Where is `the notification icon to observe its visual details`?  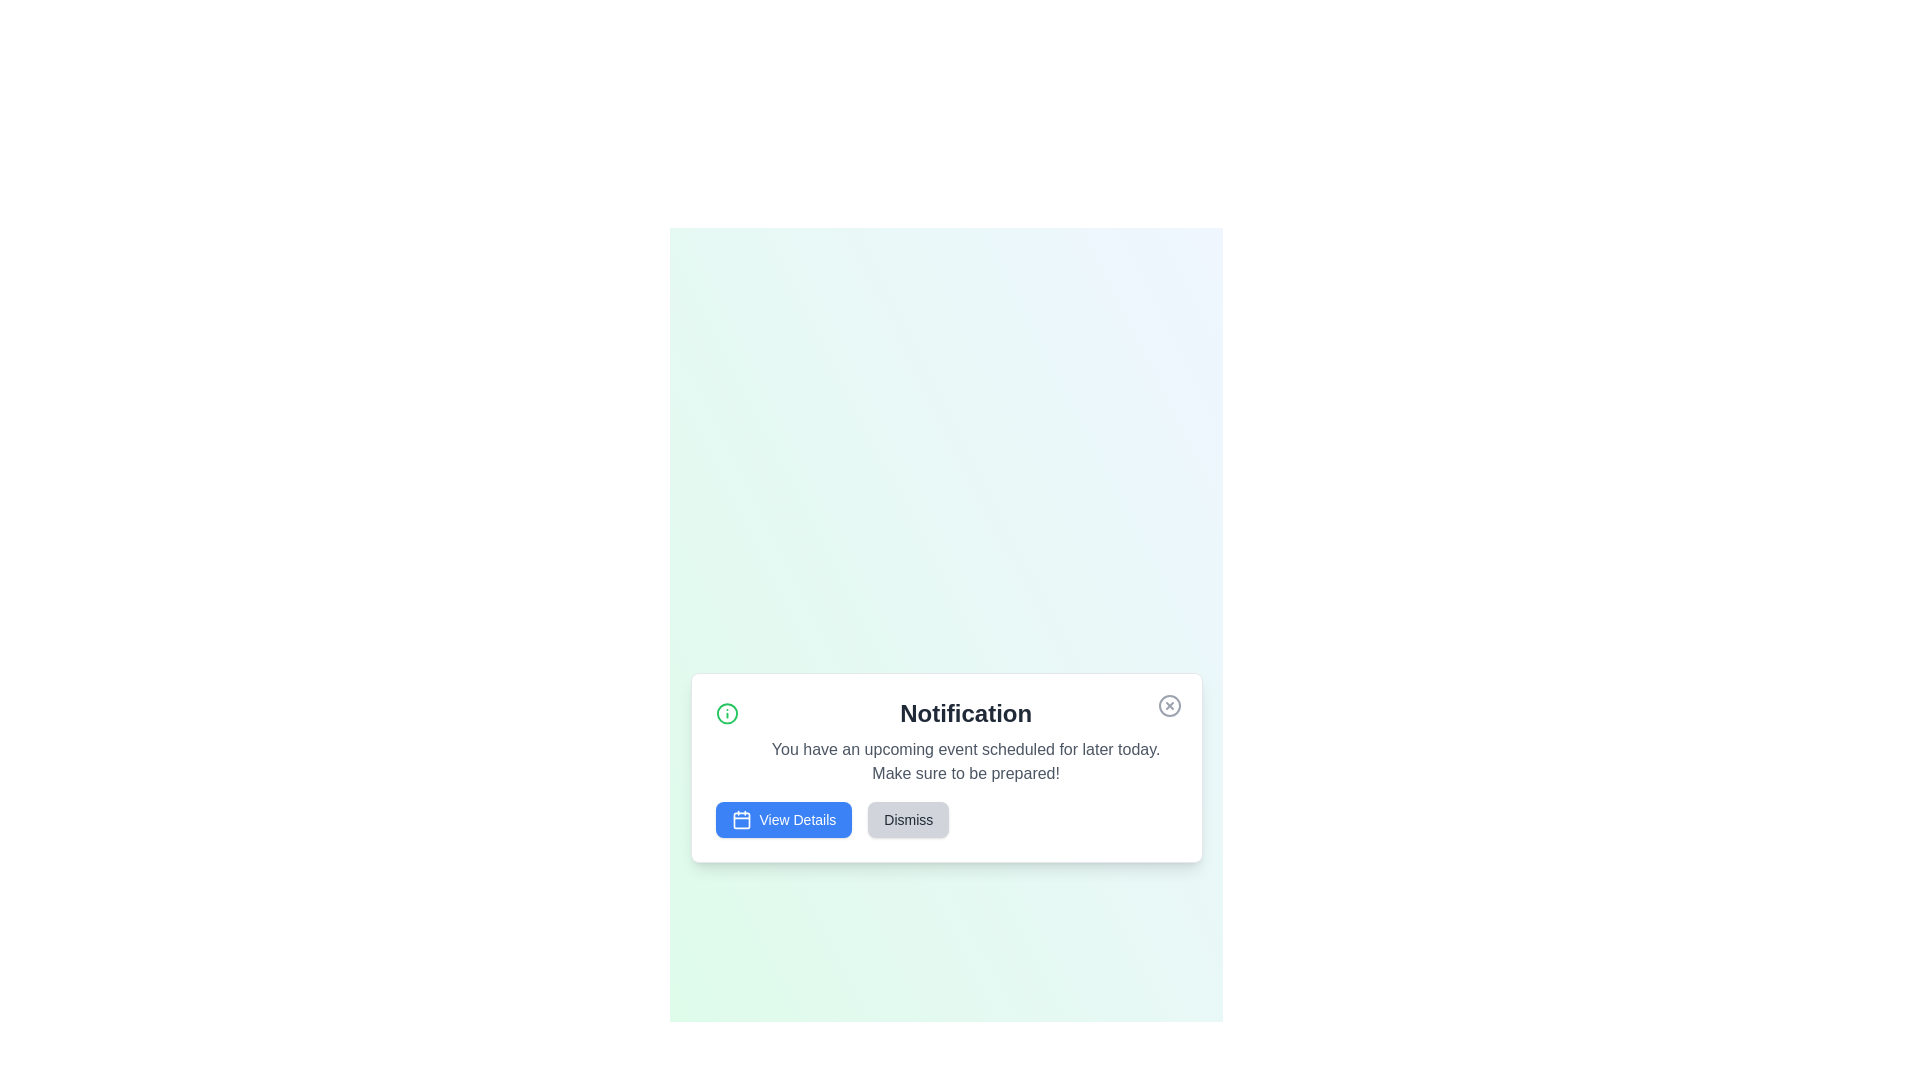 the notification icon to observe its visual details is located at coordinates (725, 712).